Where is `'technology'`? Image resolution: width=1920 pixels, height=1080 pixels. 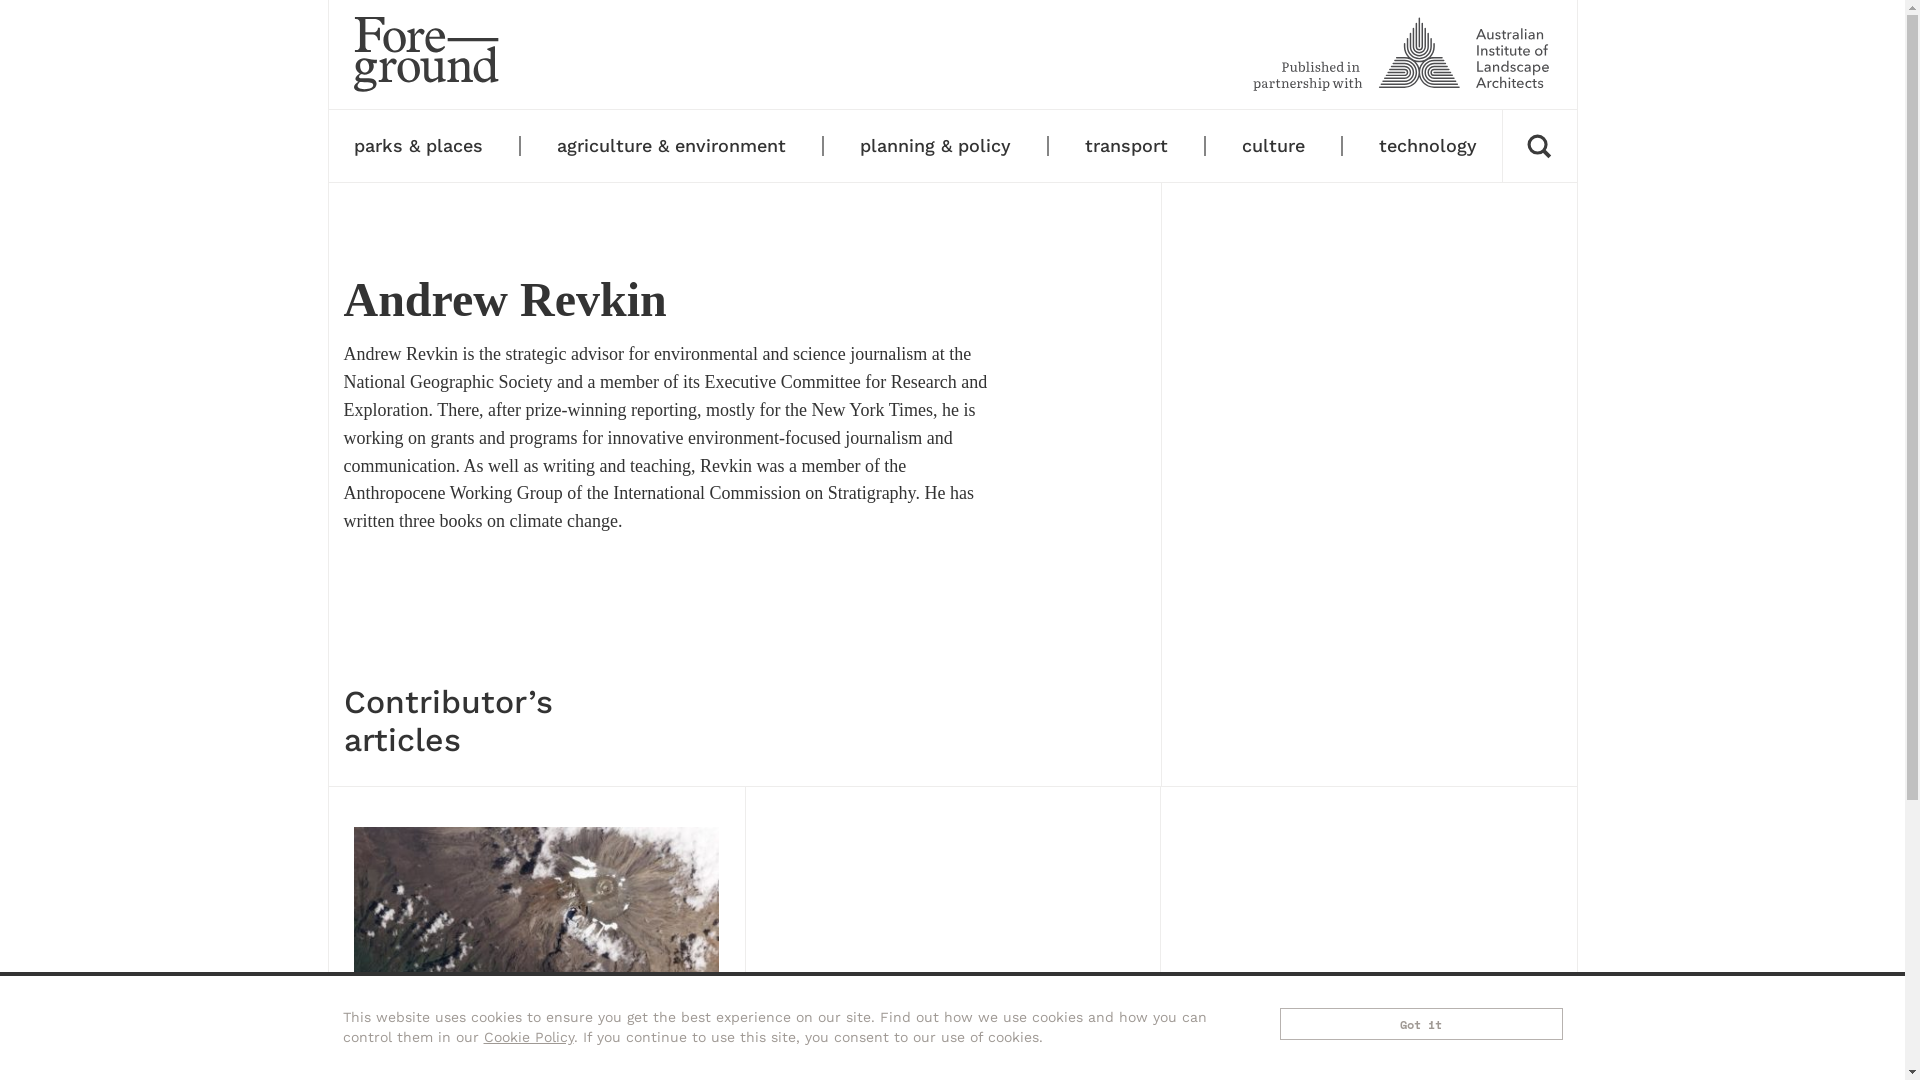
'technology' is located at coordinates (1376, 145).